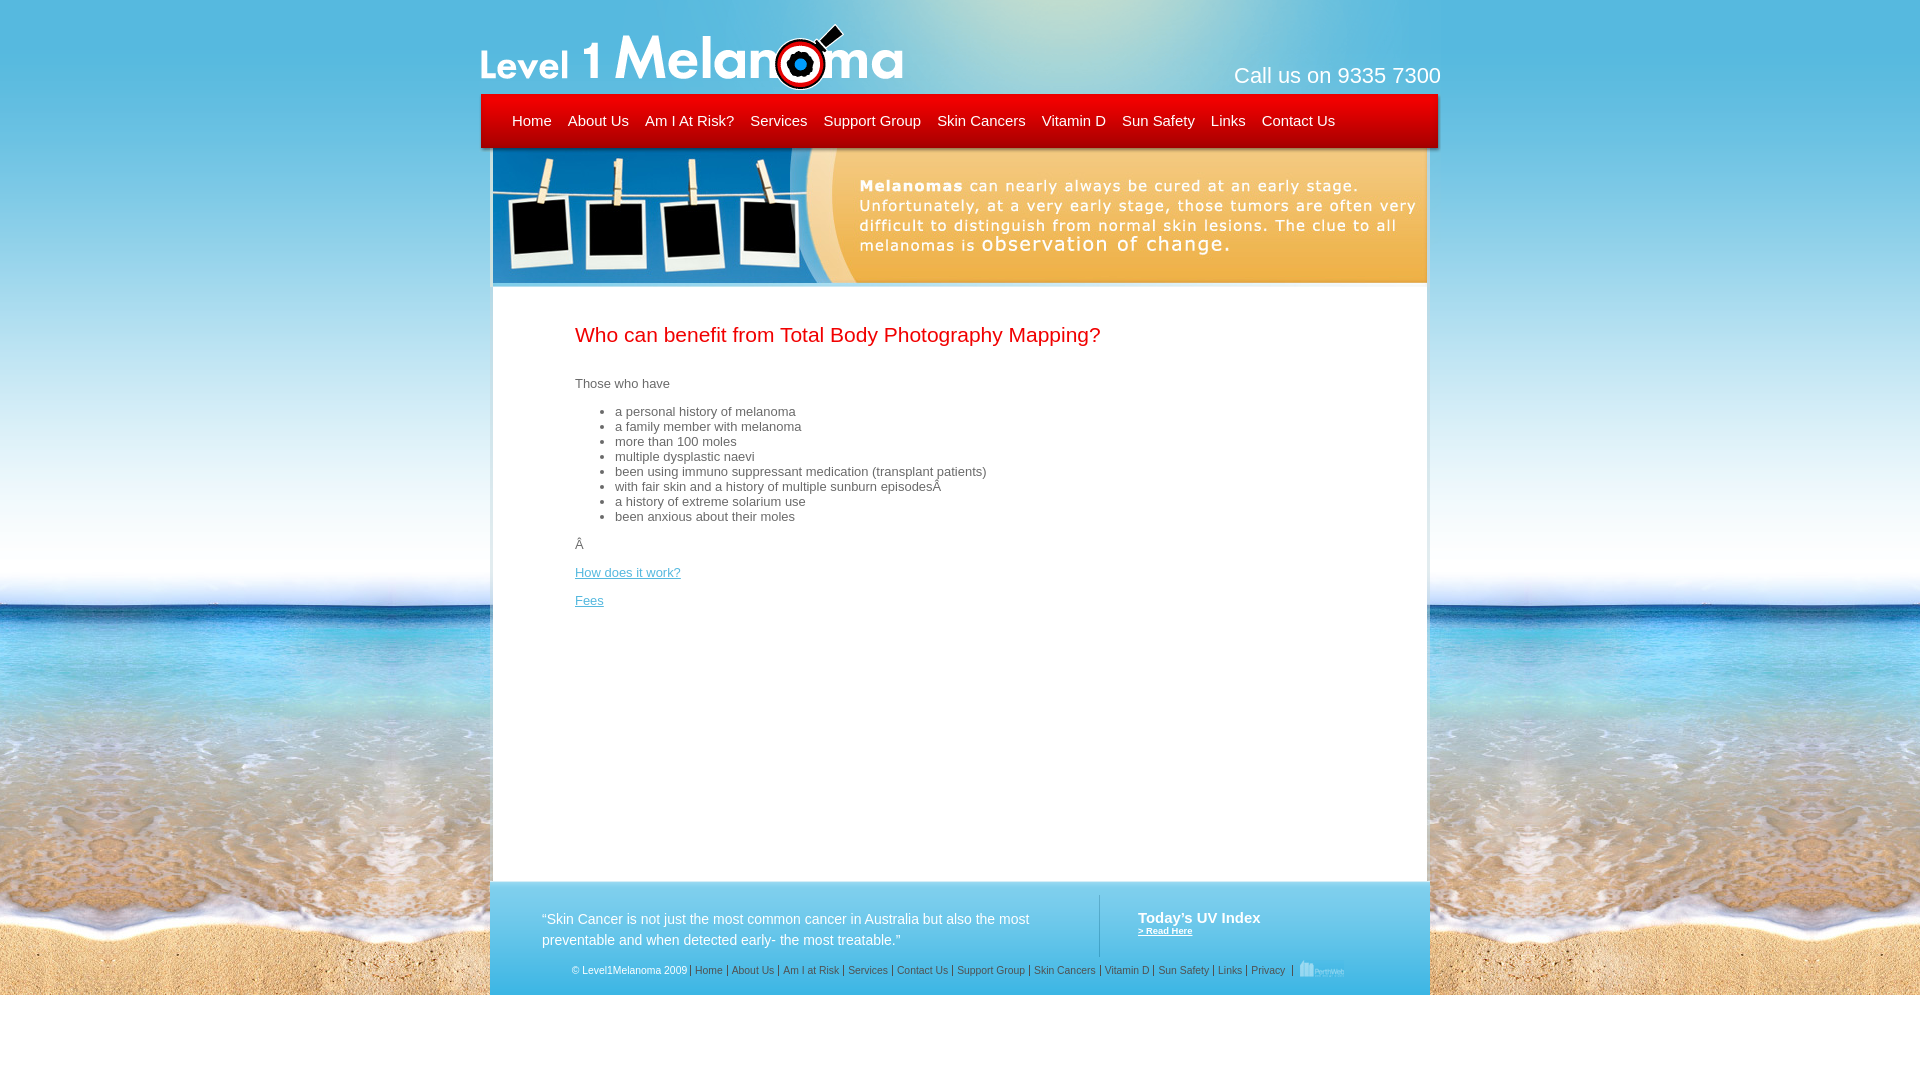  What do you see at coordinates (1165, 930) in the screenshot?
I see `'> Read Here'` at bounding box center [1165, 930].